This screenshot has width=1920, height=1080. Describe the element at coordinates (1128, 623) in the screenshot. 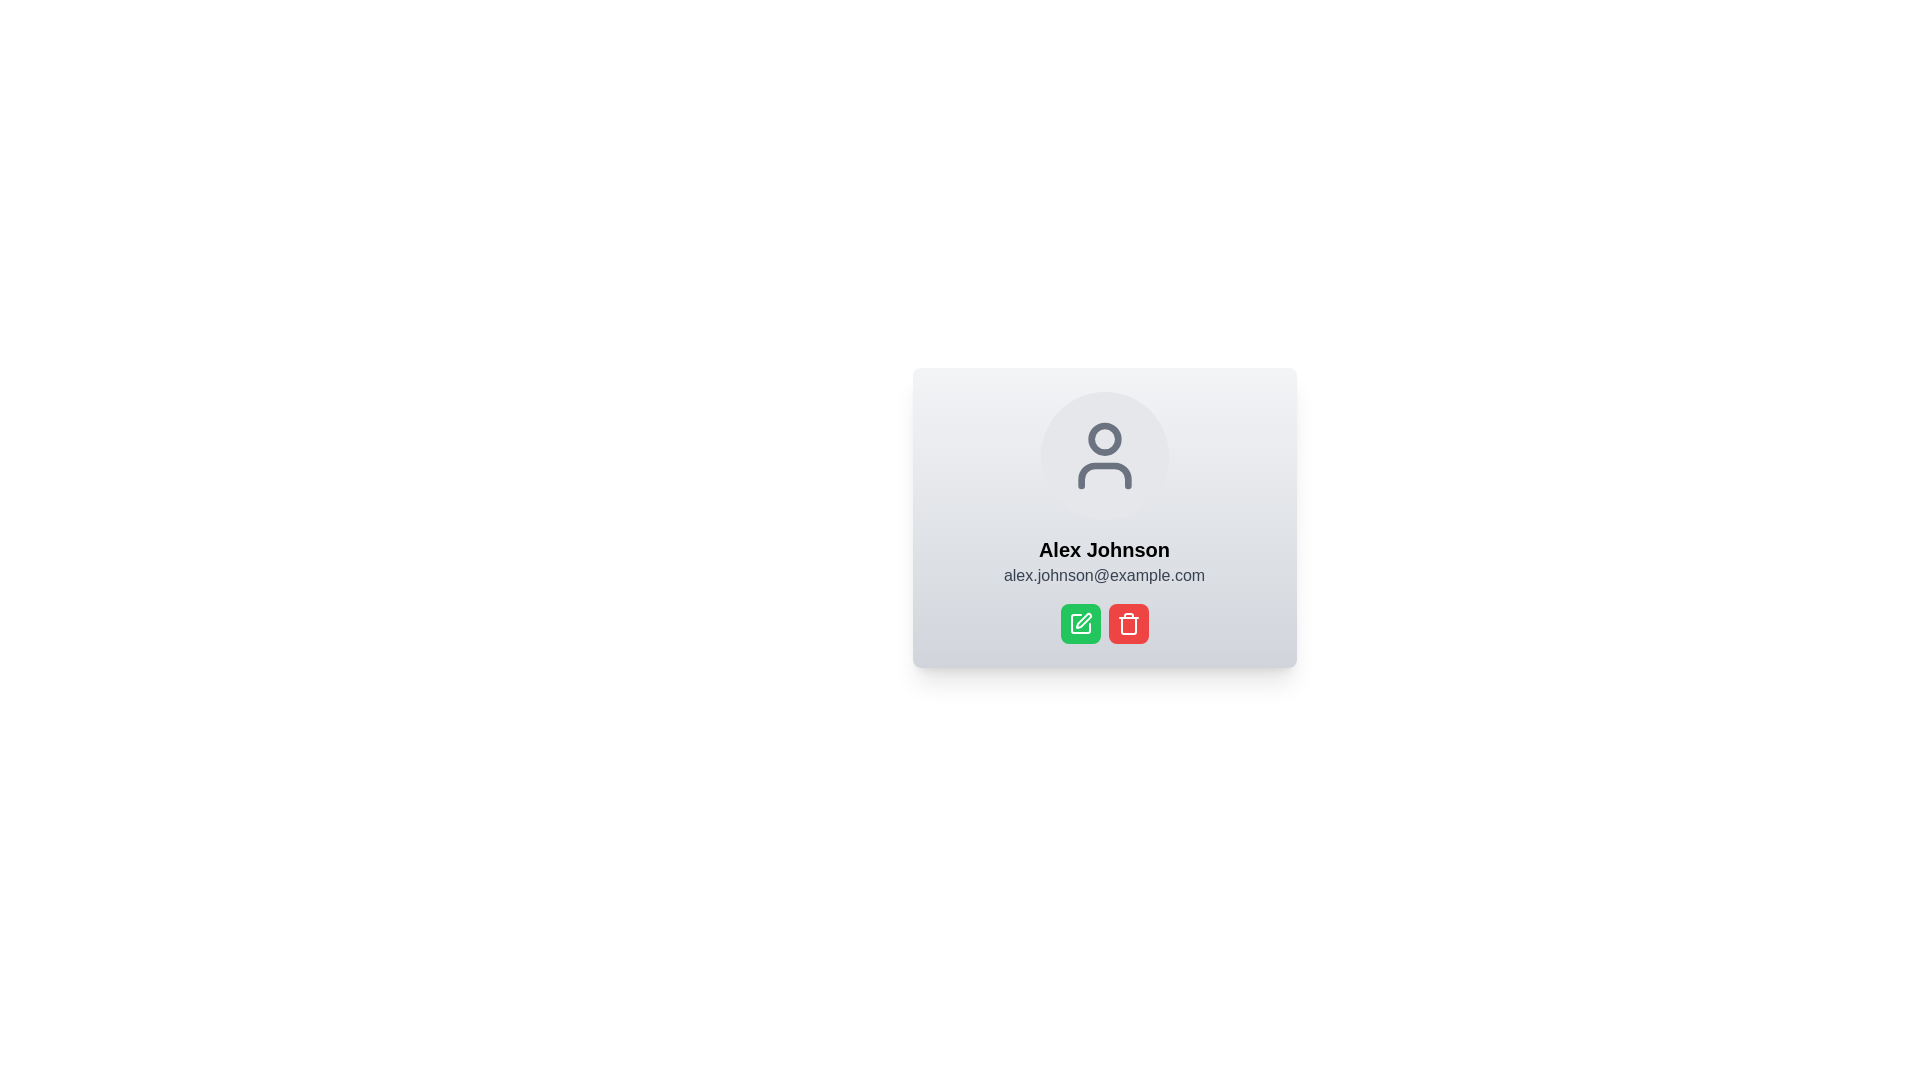

I see `the square-shaped red delete button with a white trash can icon` at that location.